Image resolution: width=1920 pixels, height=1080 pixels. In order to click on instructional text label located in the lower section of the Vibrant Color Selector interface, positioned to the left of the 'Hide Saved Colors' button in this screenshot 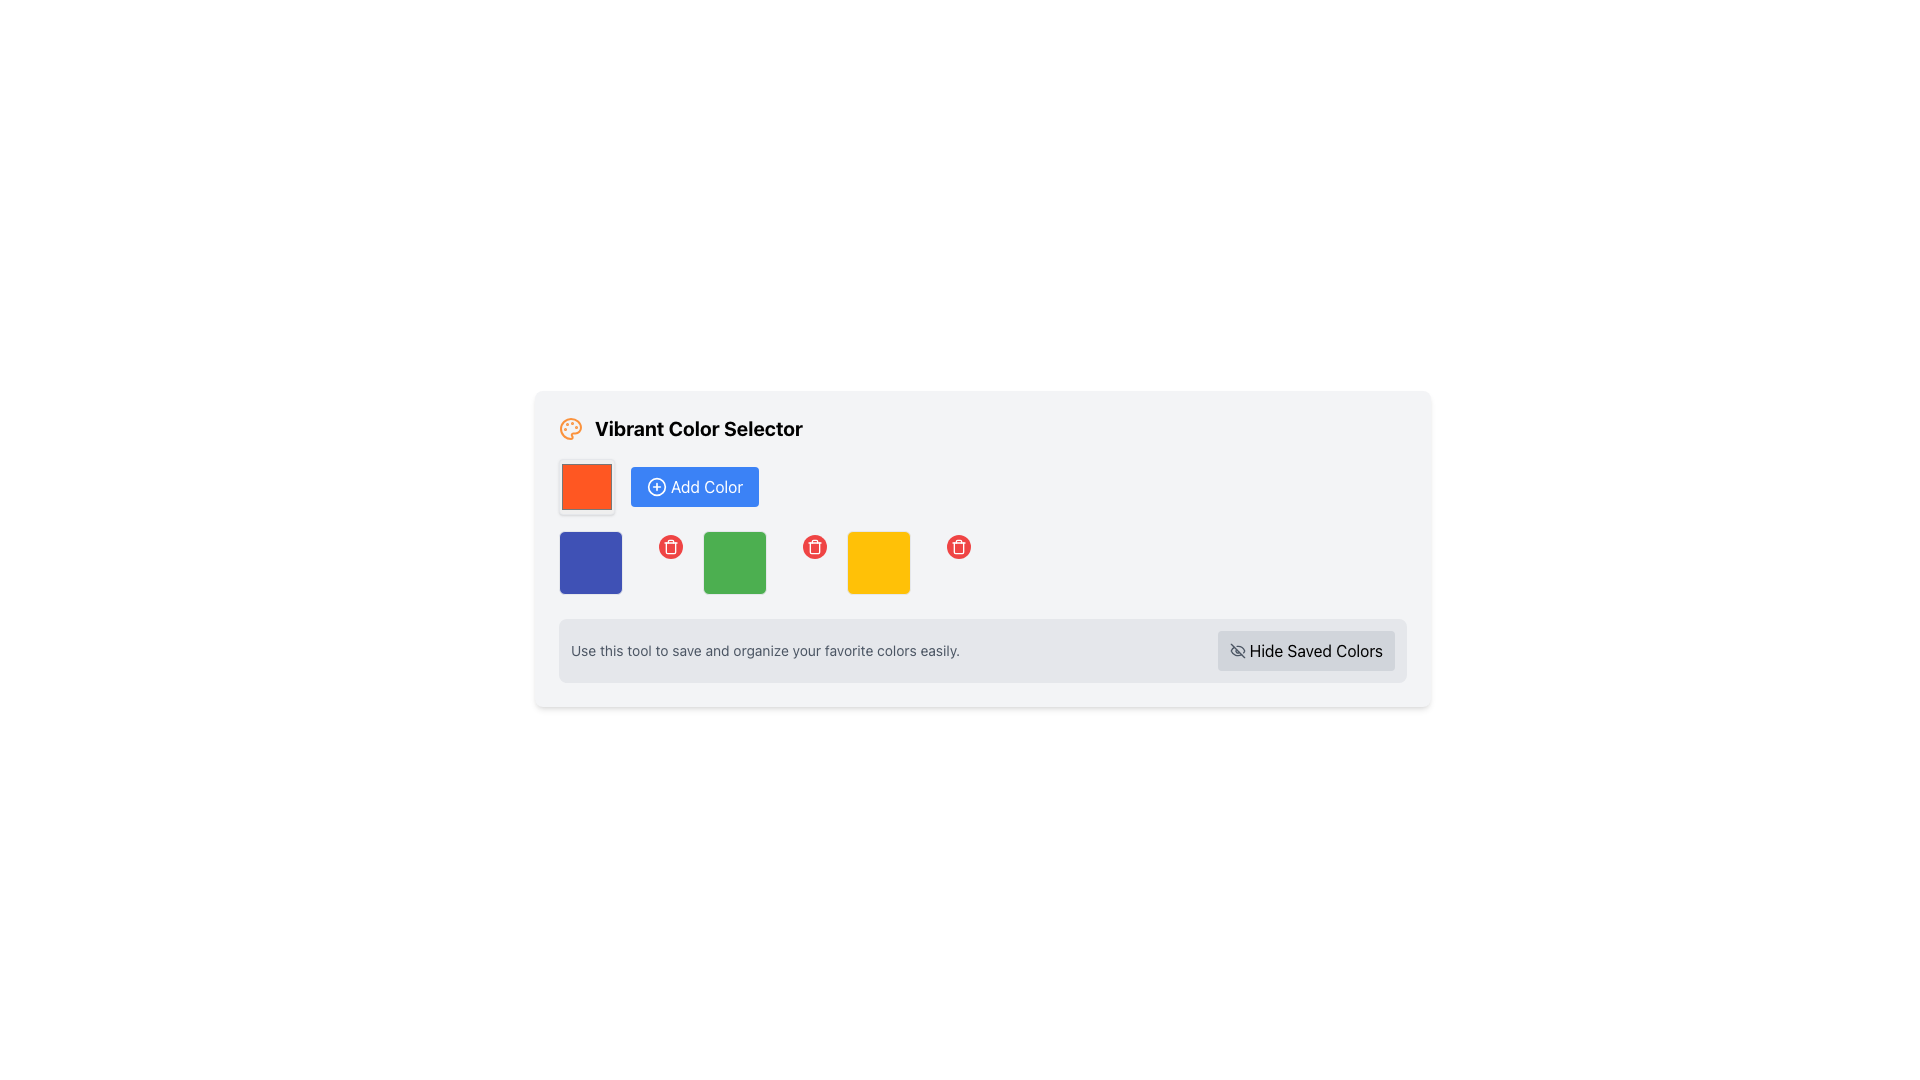, I will do `click(764, 651)`.